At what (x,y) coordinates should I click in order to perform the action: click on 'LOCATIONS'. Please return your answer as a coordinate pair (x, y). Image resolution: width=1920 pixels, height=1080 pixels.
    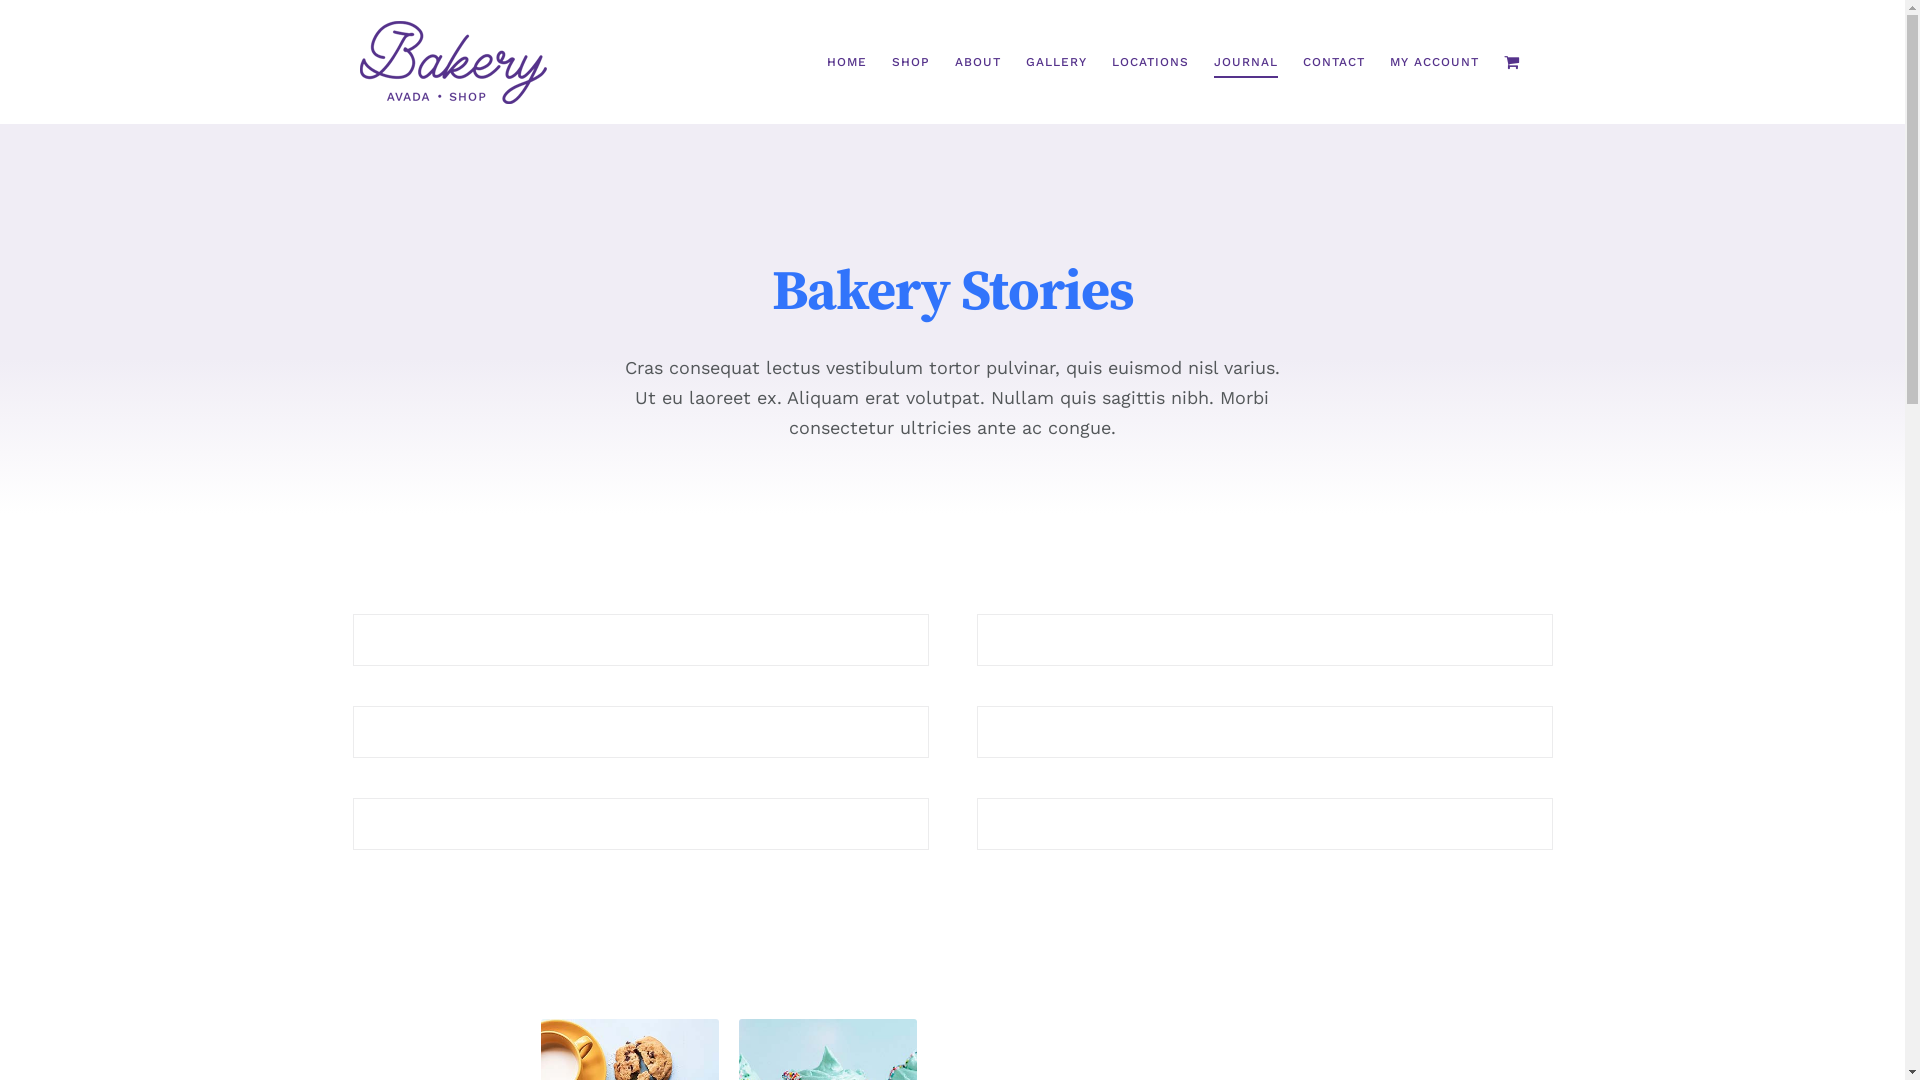
    Looking at the image, I should click on (1150, 60).